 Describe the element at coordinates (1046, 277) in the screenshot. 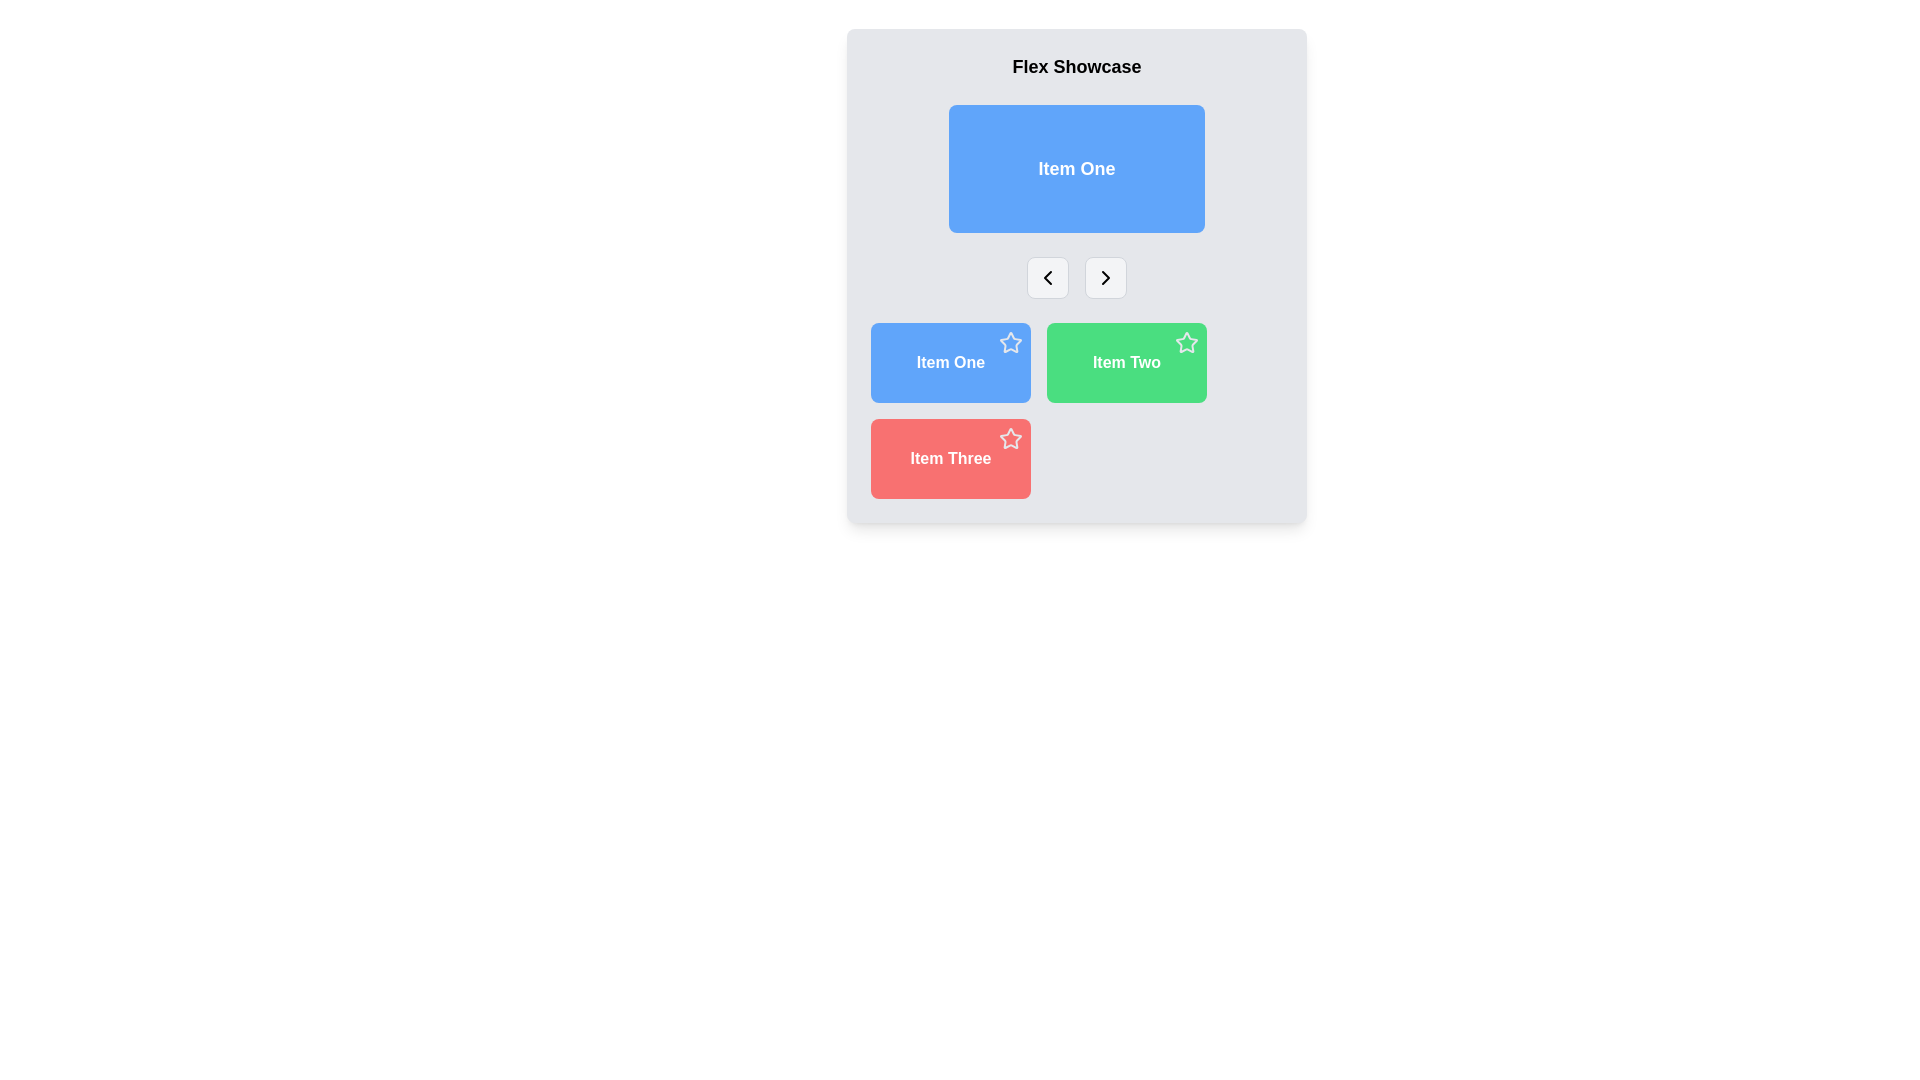

I see `the navigation button with a chevron-left icon` at that location.